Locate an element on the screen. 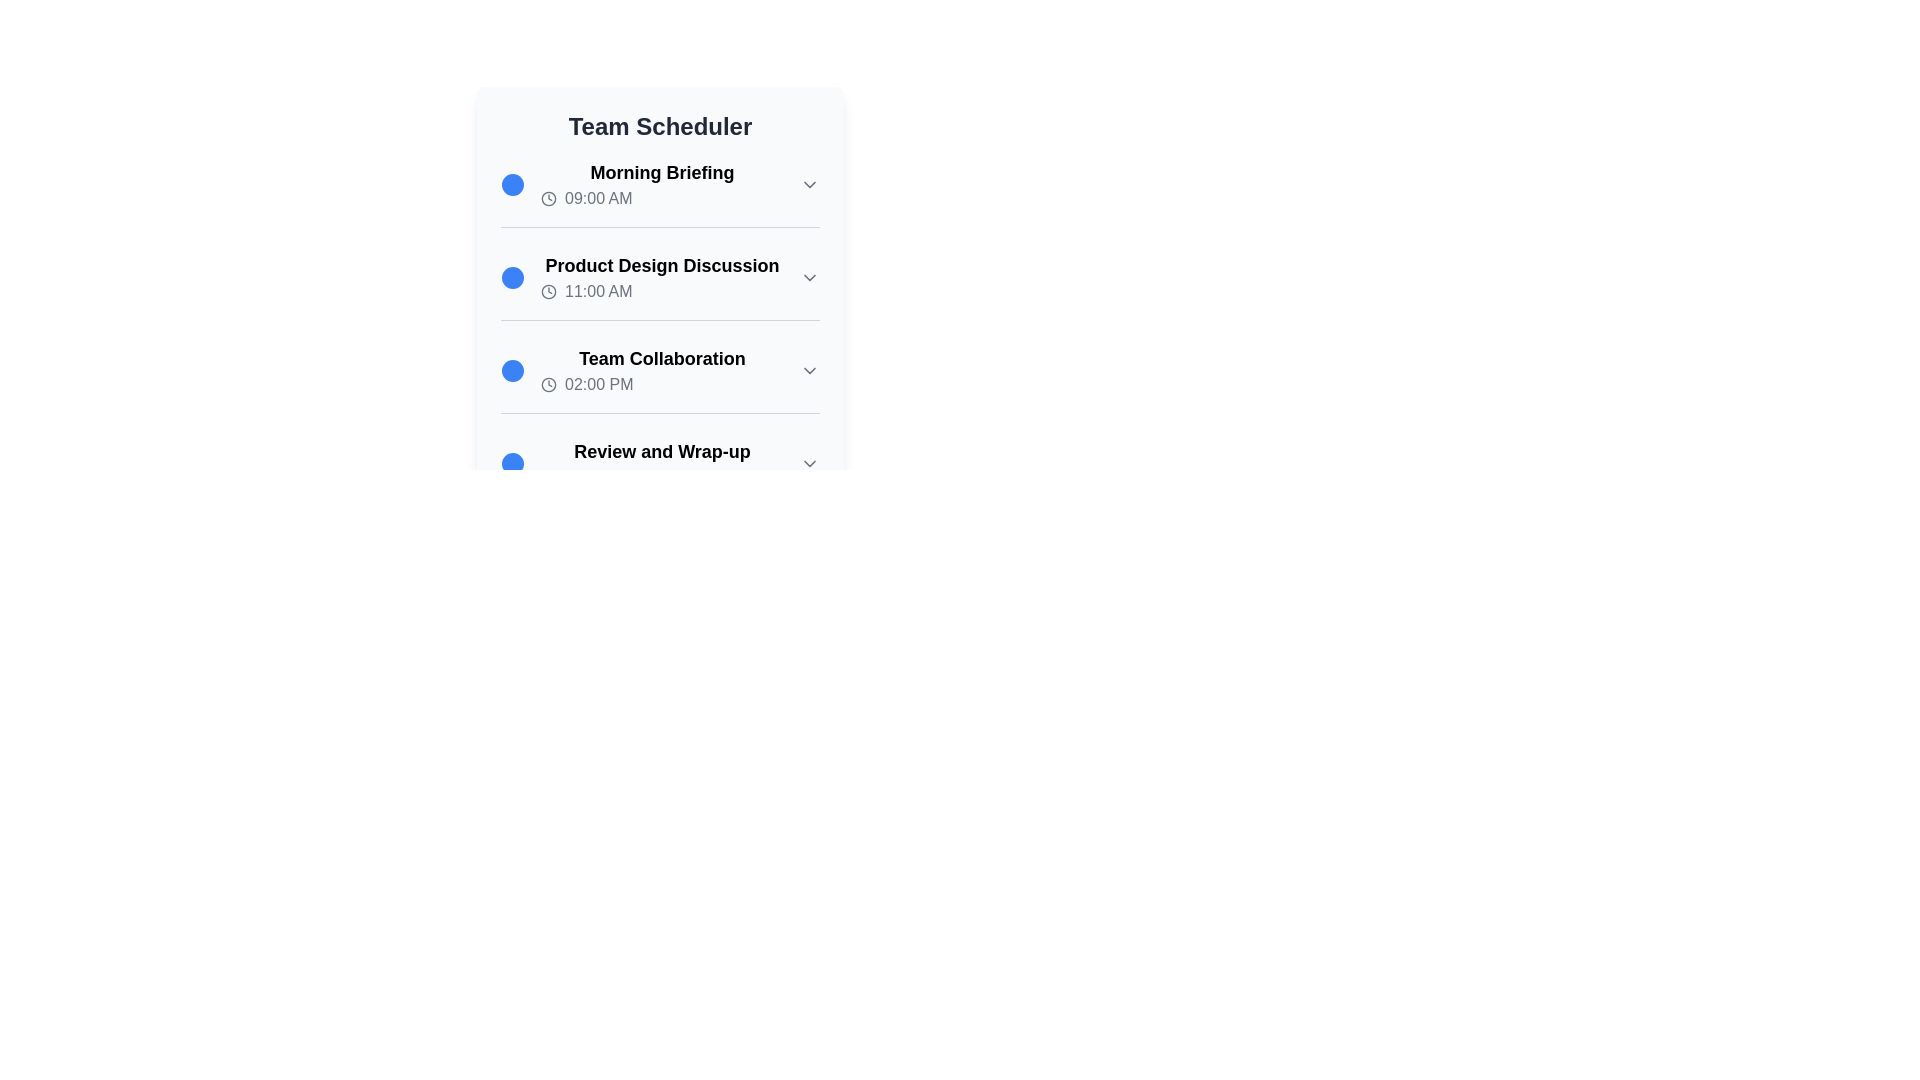 The image size is (1920, 1080). the toggle button is located at coordinates (810, 277).